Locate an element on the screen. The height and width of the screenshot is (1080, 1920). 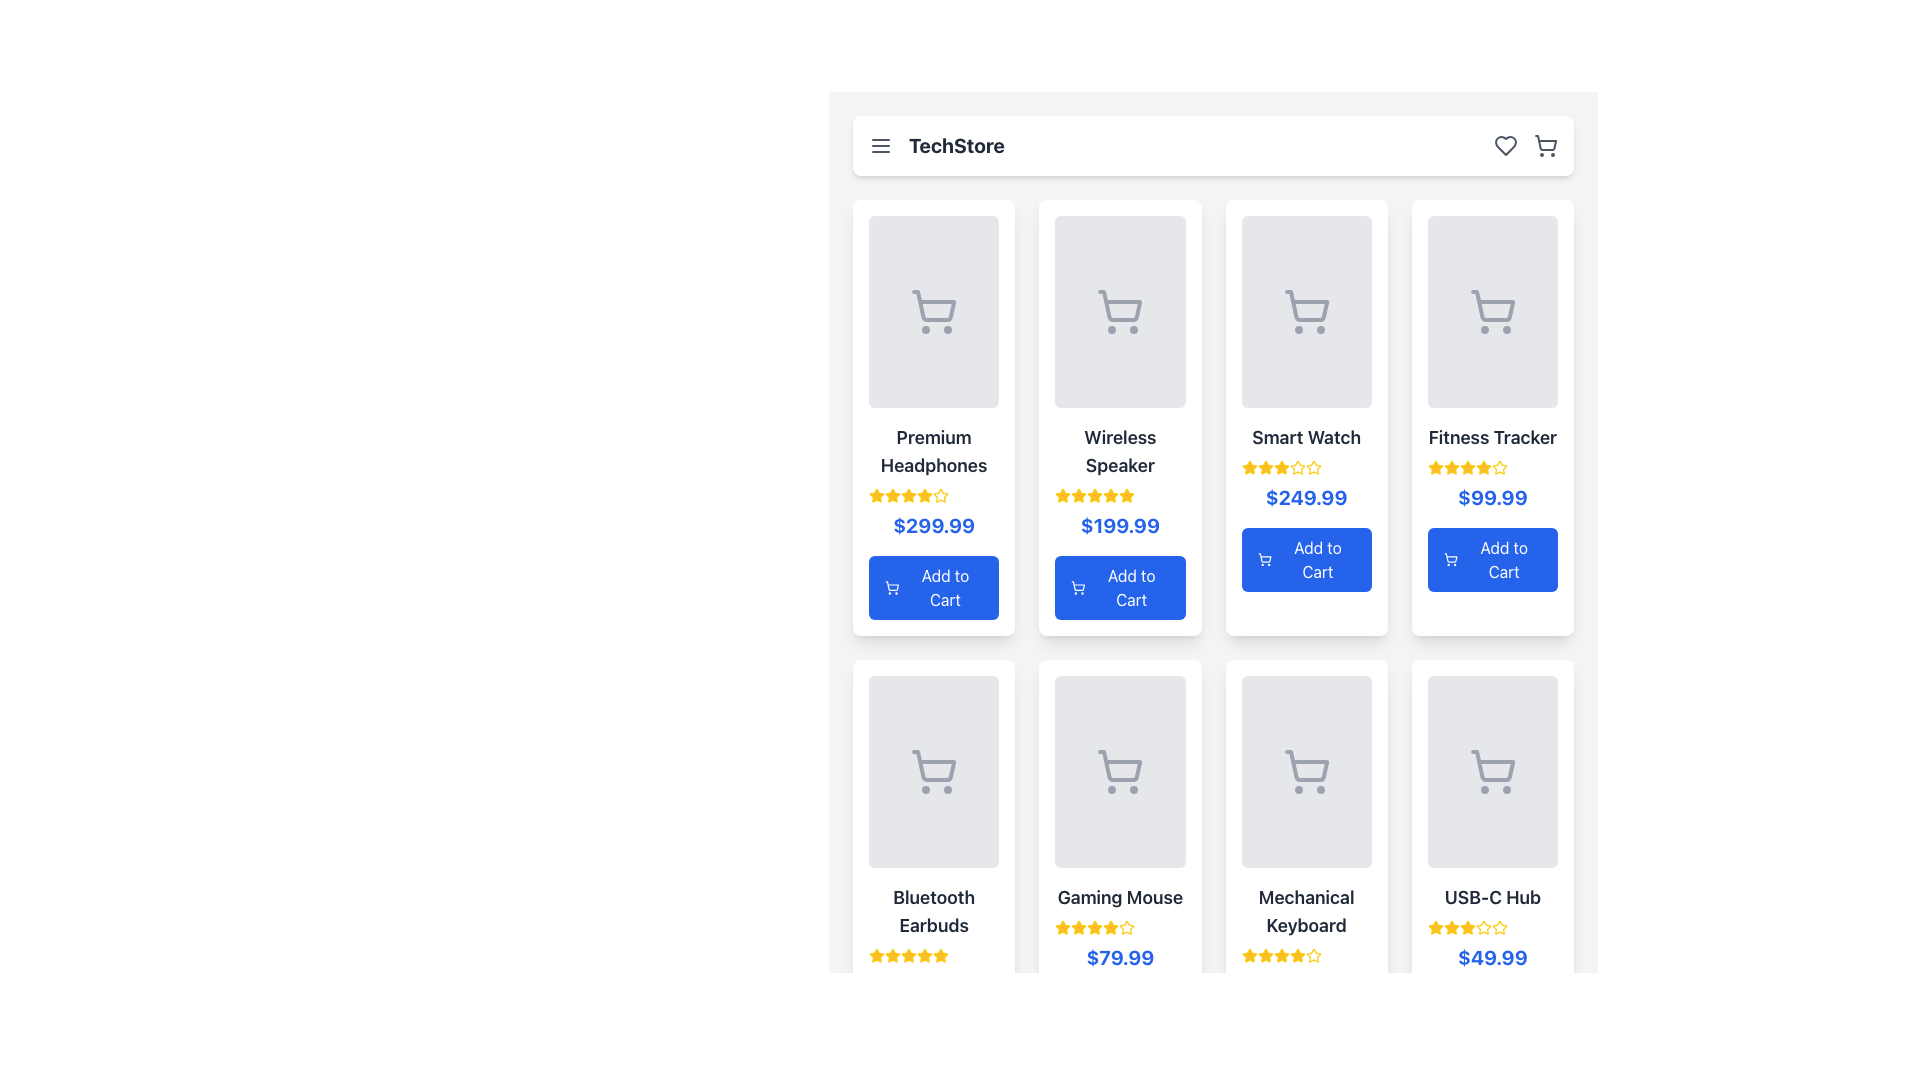
the fourth star-shaped Rating icon, filled with bright yellow color is located at coordinates (1094, 928).